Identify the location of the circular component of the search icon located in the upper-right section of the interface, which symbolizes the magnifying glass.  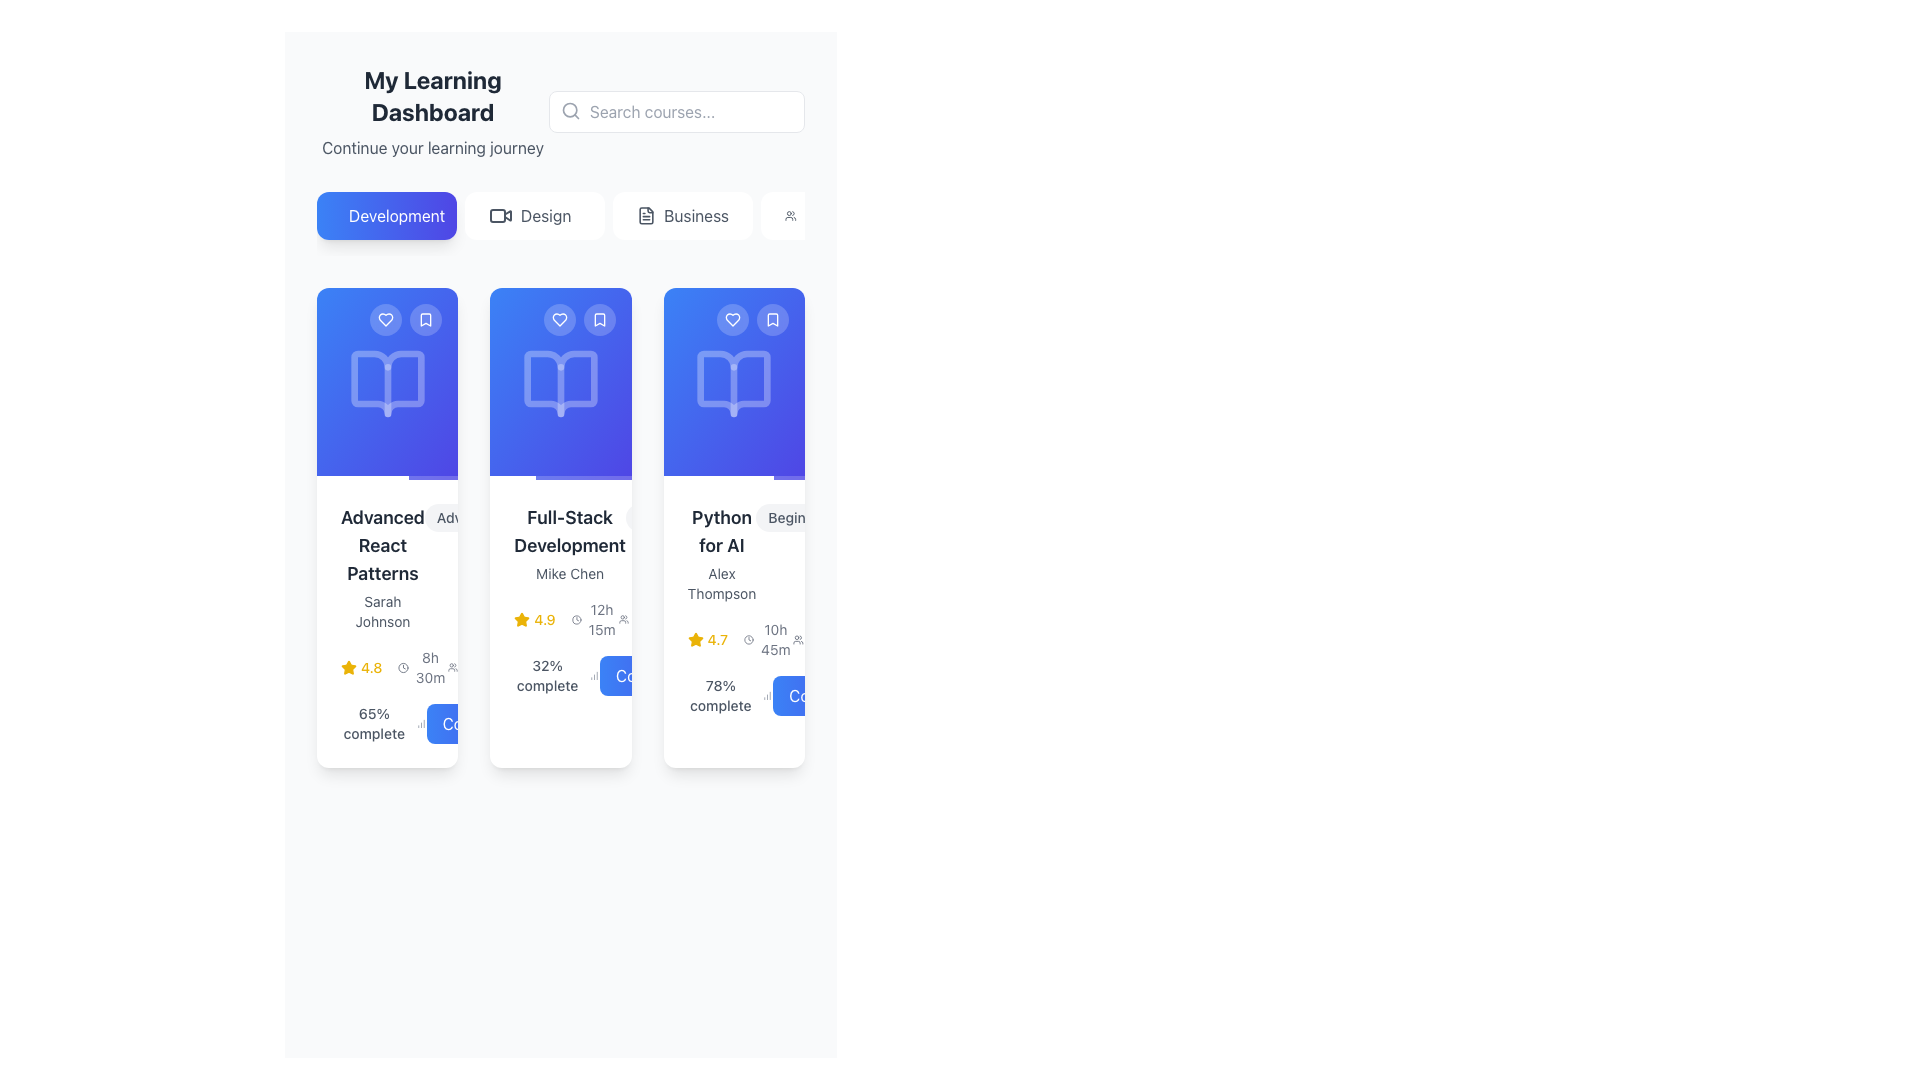
(569, 110).